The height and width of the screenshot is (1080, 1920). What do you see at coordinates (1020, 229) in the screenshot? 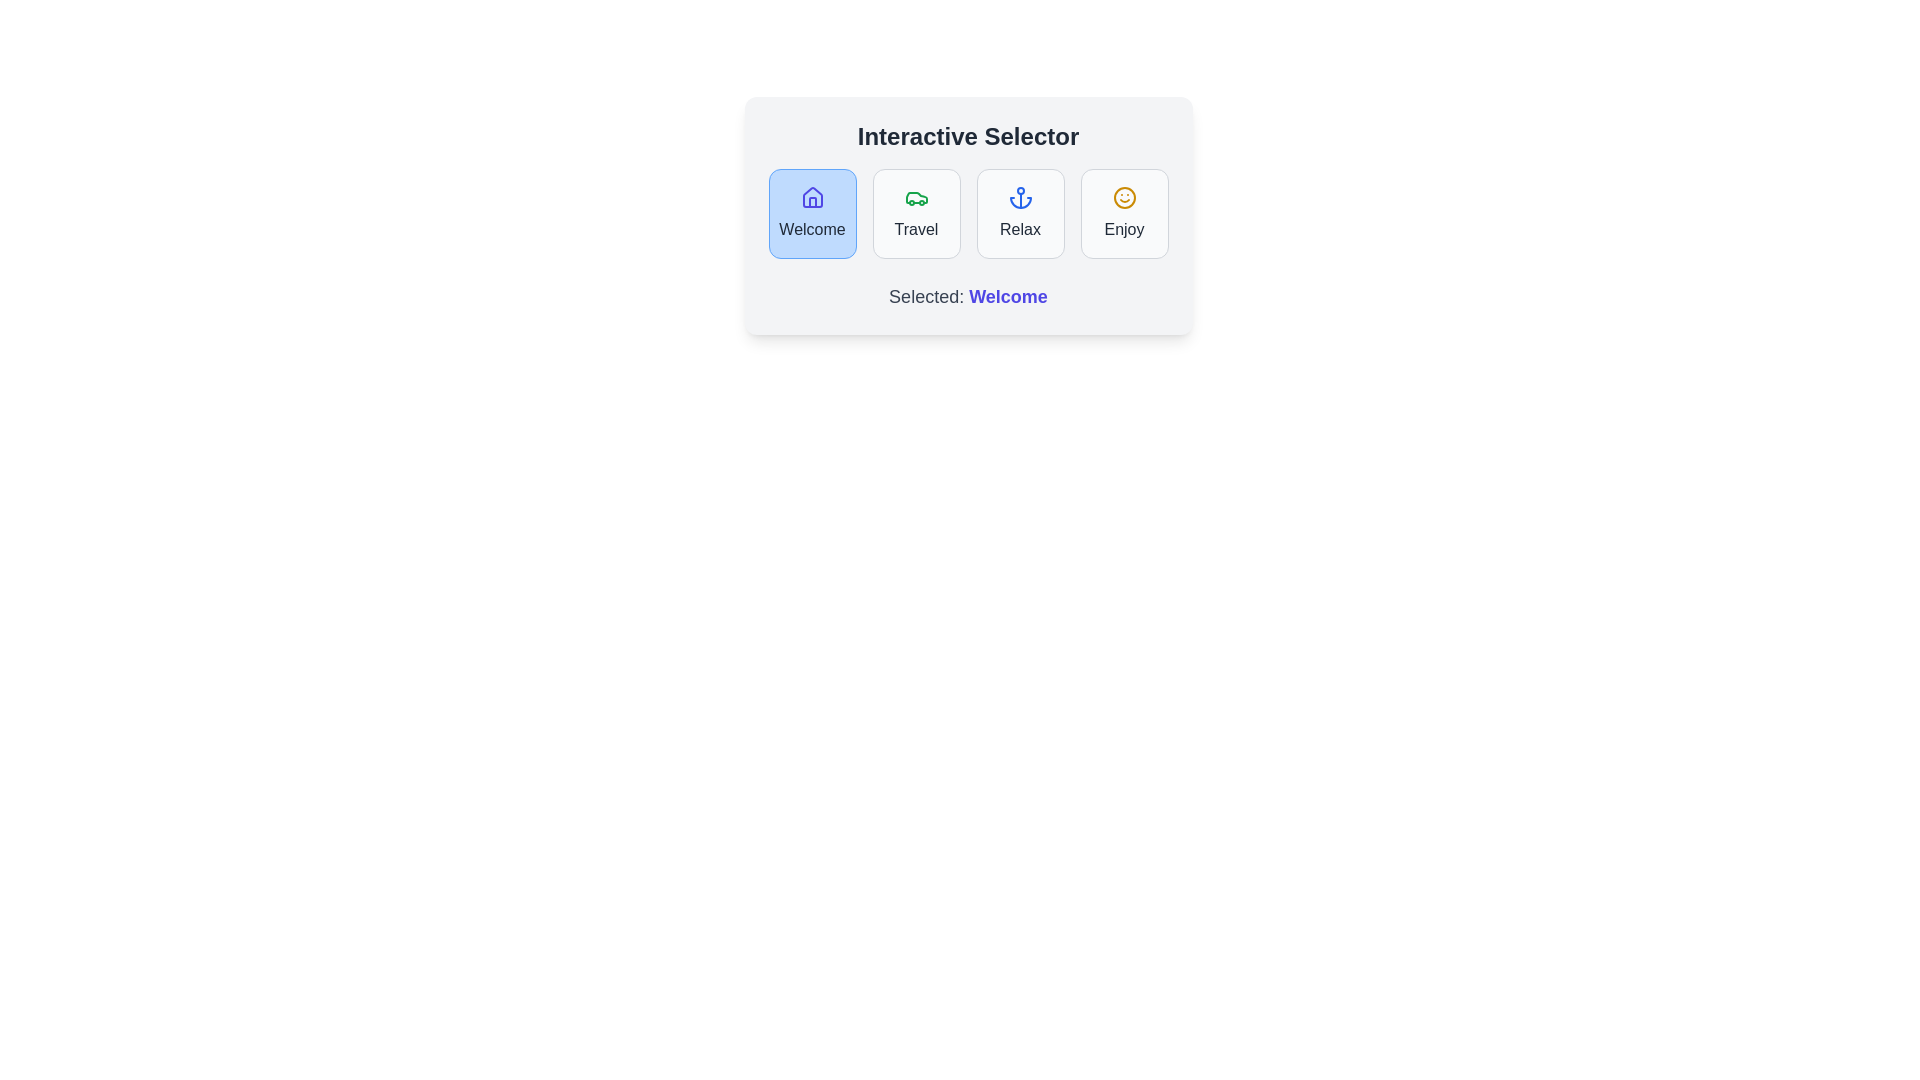
I see `the text label displaying 'Relax' in gray, located below the anchor icon in the third button from the left` at bounding box center [1020, 229].